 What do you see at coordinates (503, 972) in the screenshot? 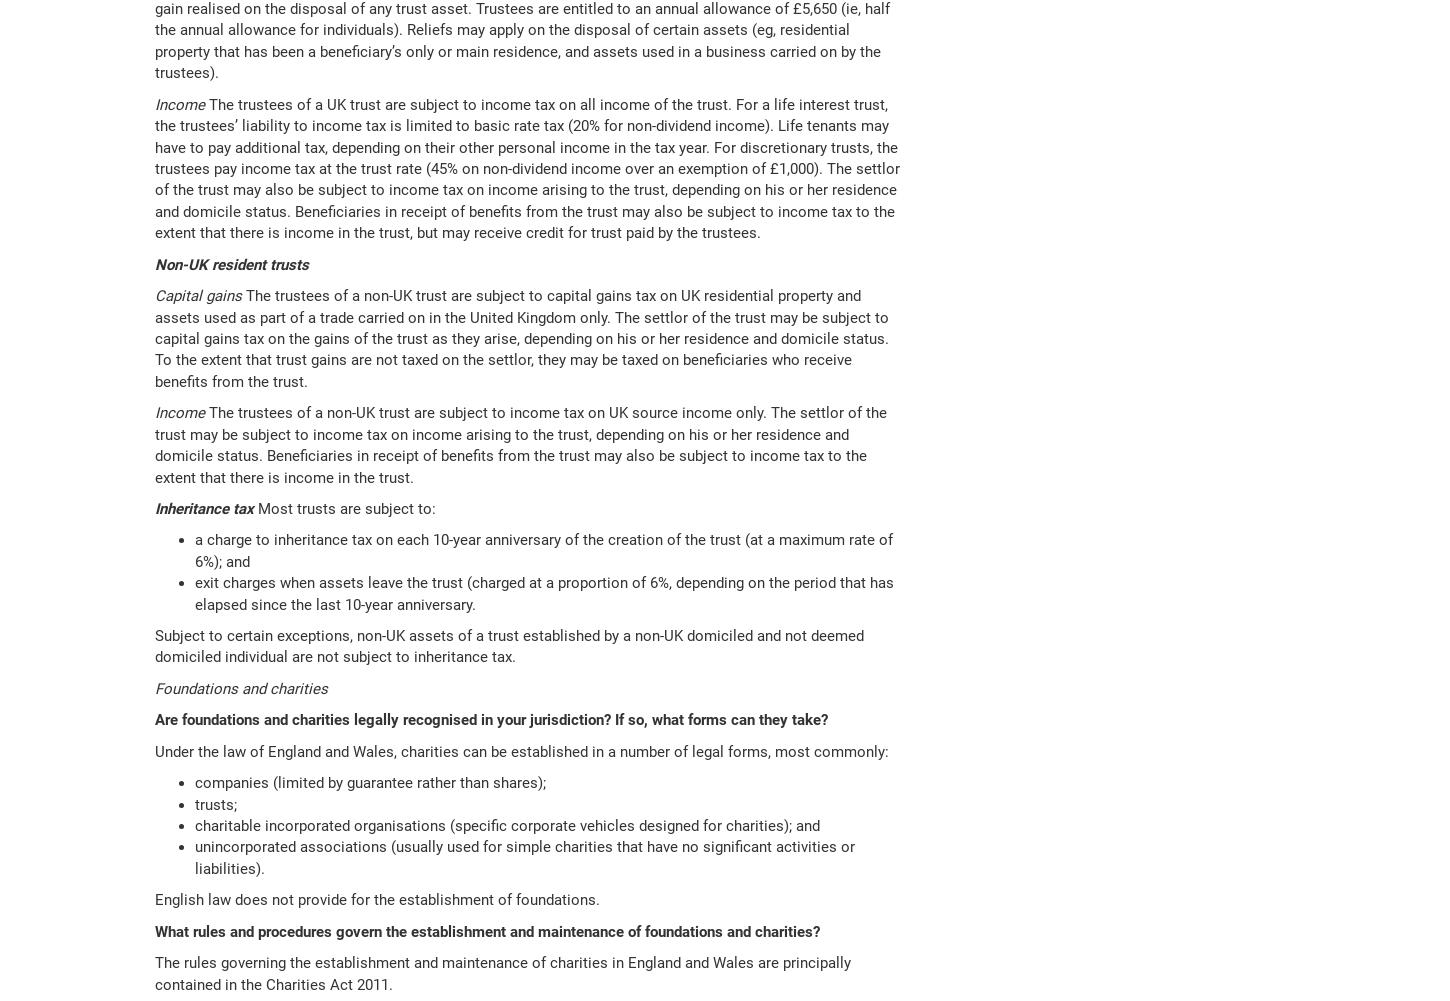
I see `'The rules governing the establishment and maintenance of charities in England and Wales are principally contained in the Charities Act 2011.'` at bounding box center [503, 972].